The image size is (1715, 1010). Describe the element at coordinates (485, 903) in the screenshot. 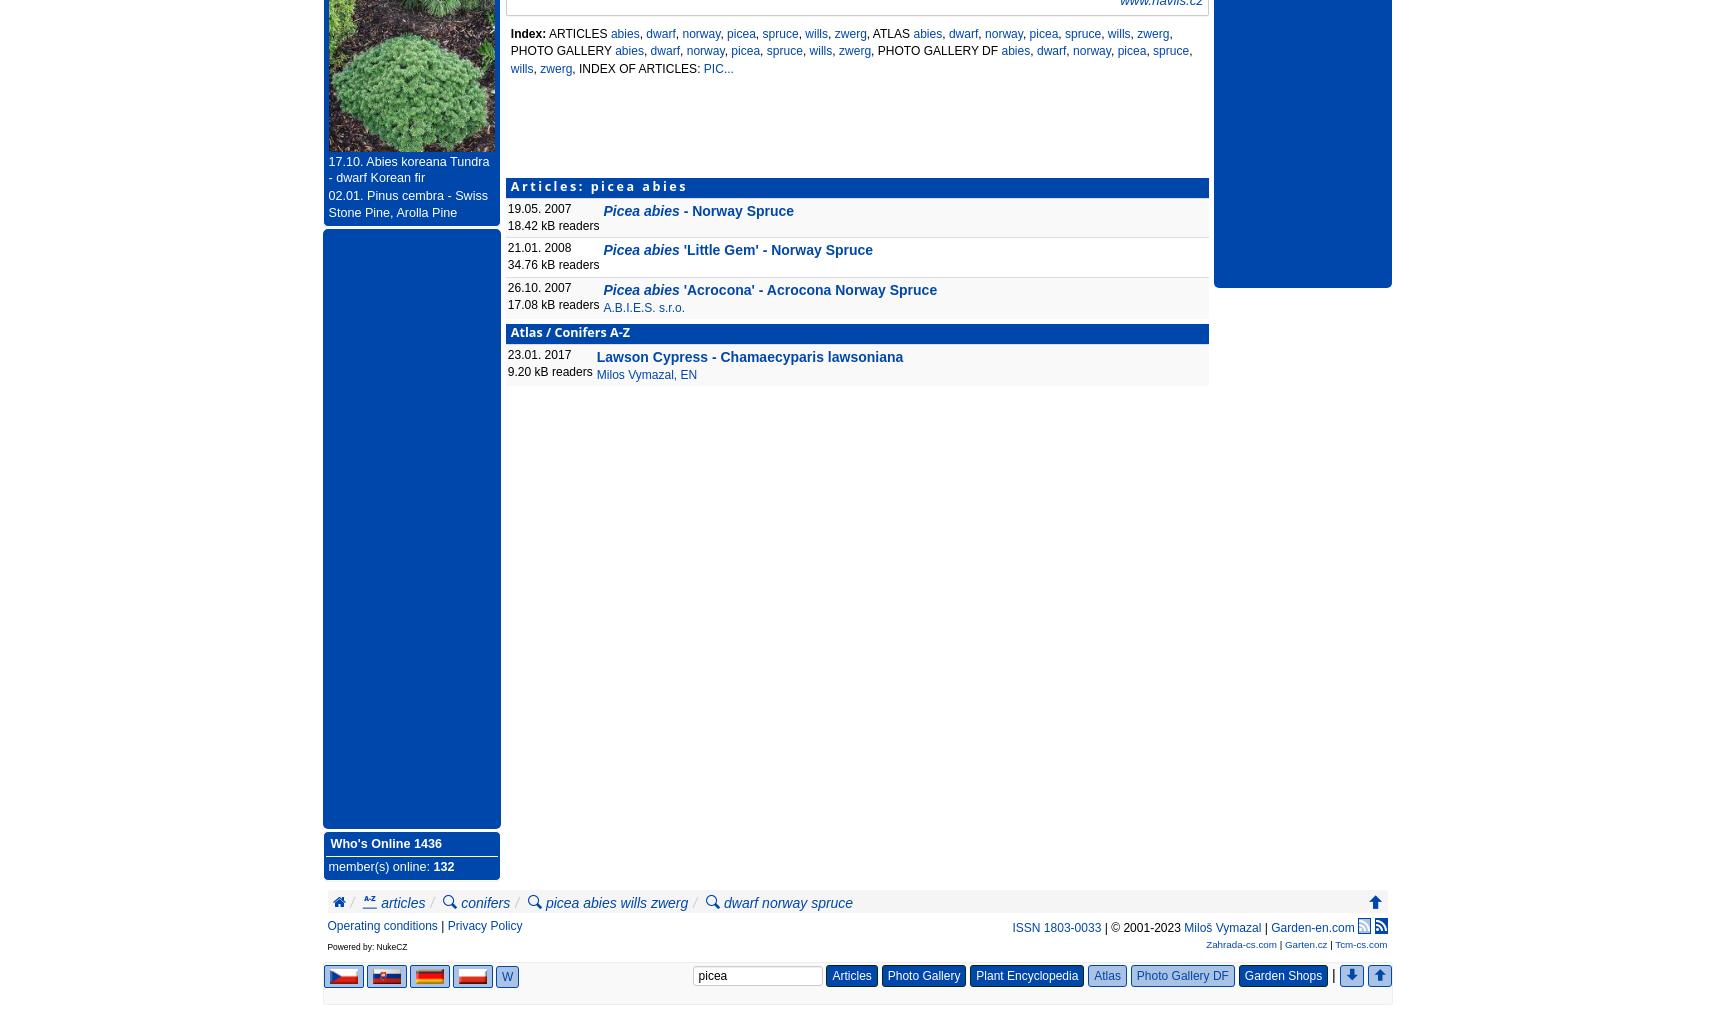

I see `'conifers'` at that location.